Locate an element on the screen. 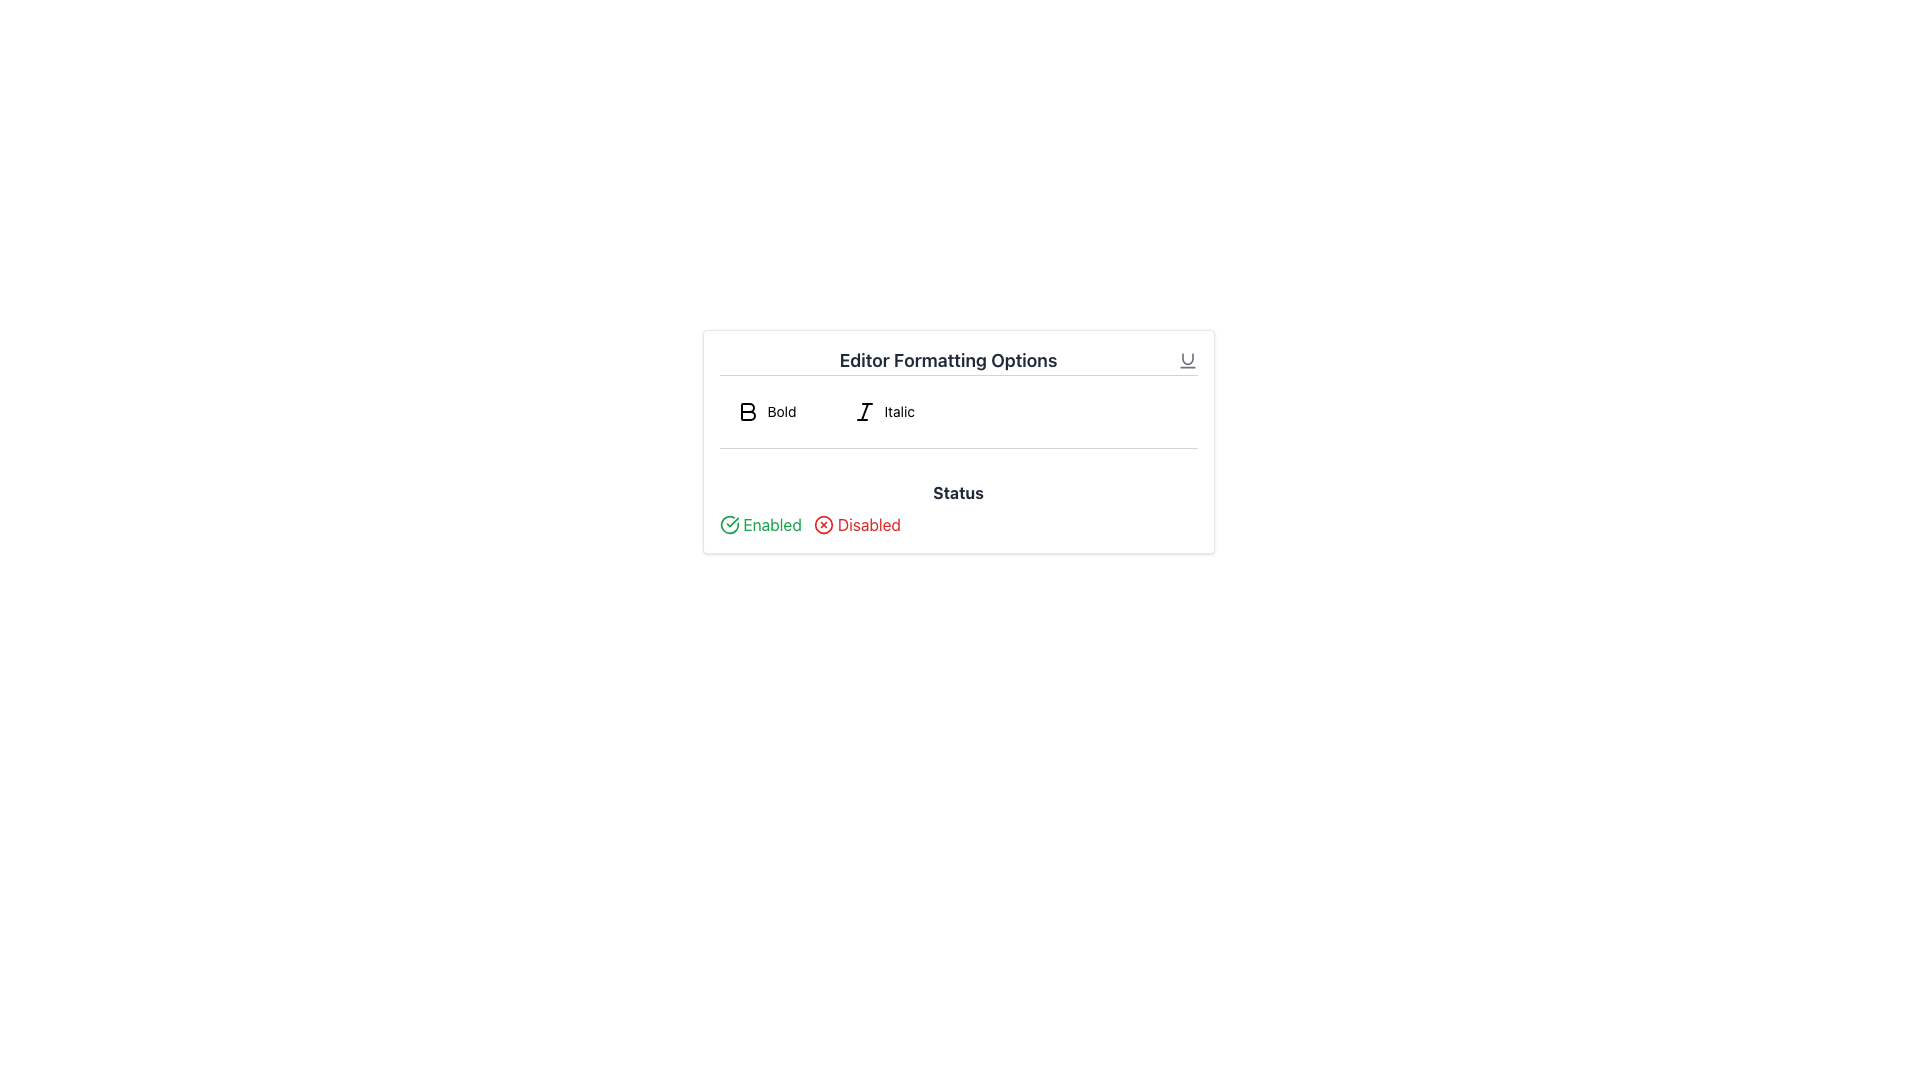 This screenshot has width=1920, height=1080. the header label that provides a title for the section containing formatting options, located directly above the 'Bold' and 'Italic' buttons is located at coordinates (957, 361).